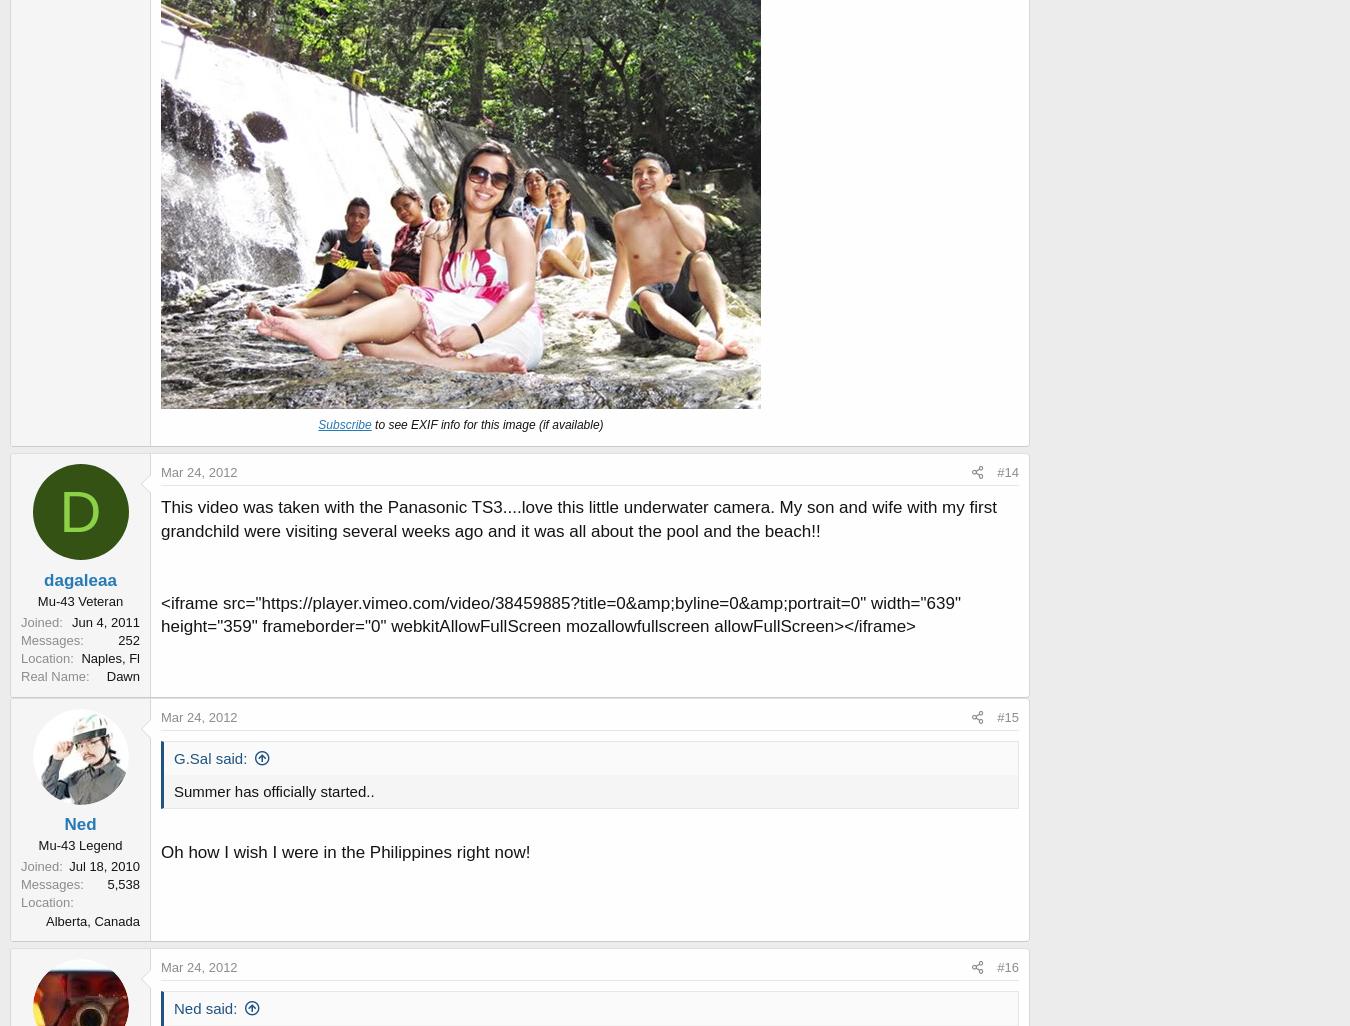  I want to click on 'Naples, Fl', so click(80, 658).